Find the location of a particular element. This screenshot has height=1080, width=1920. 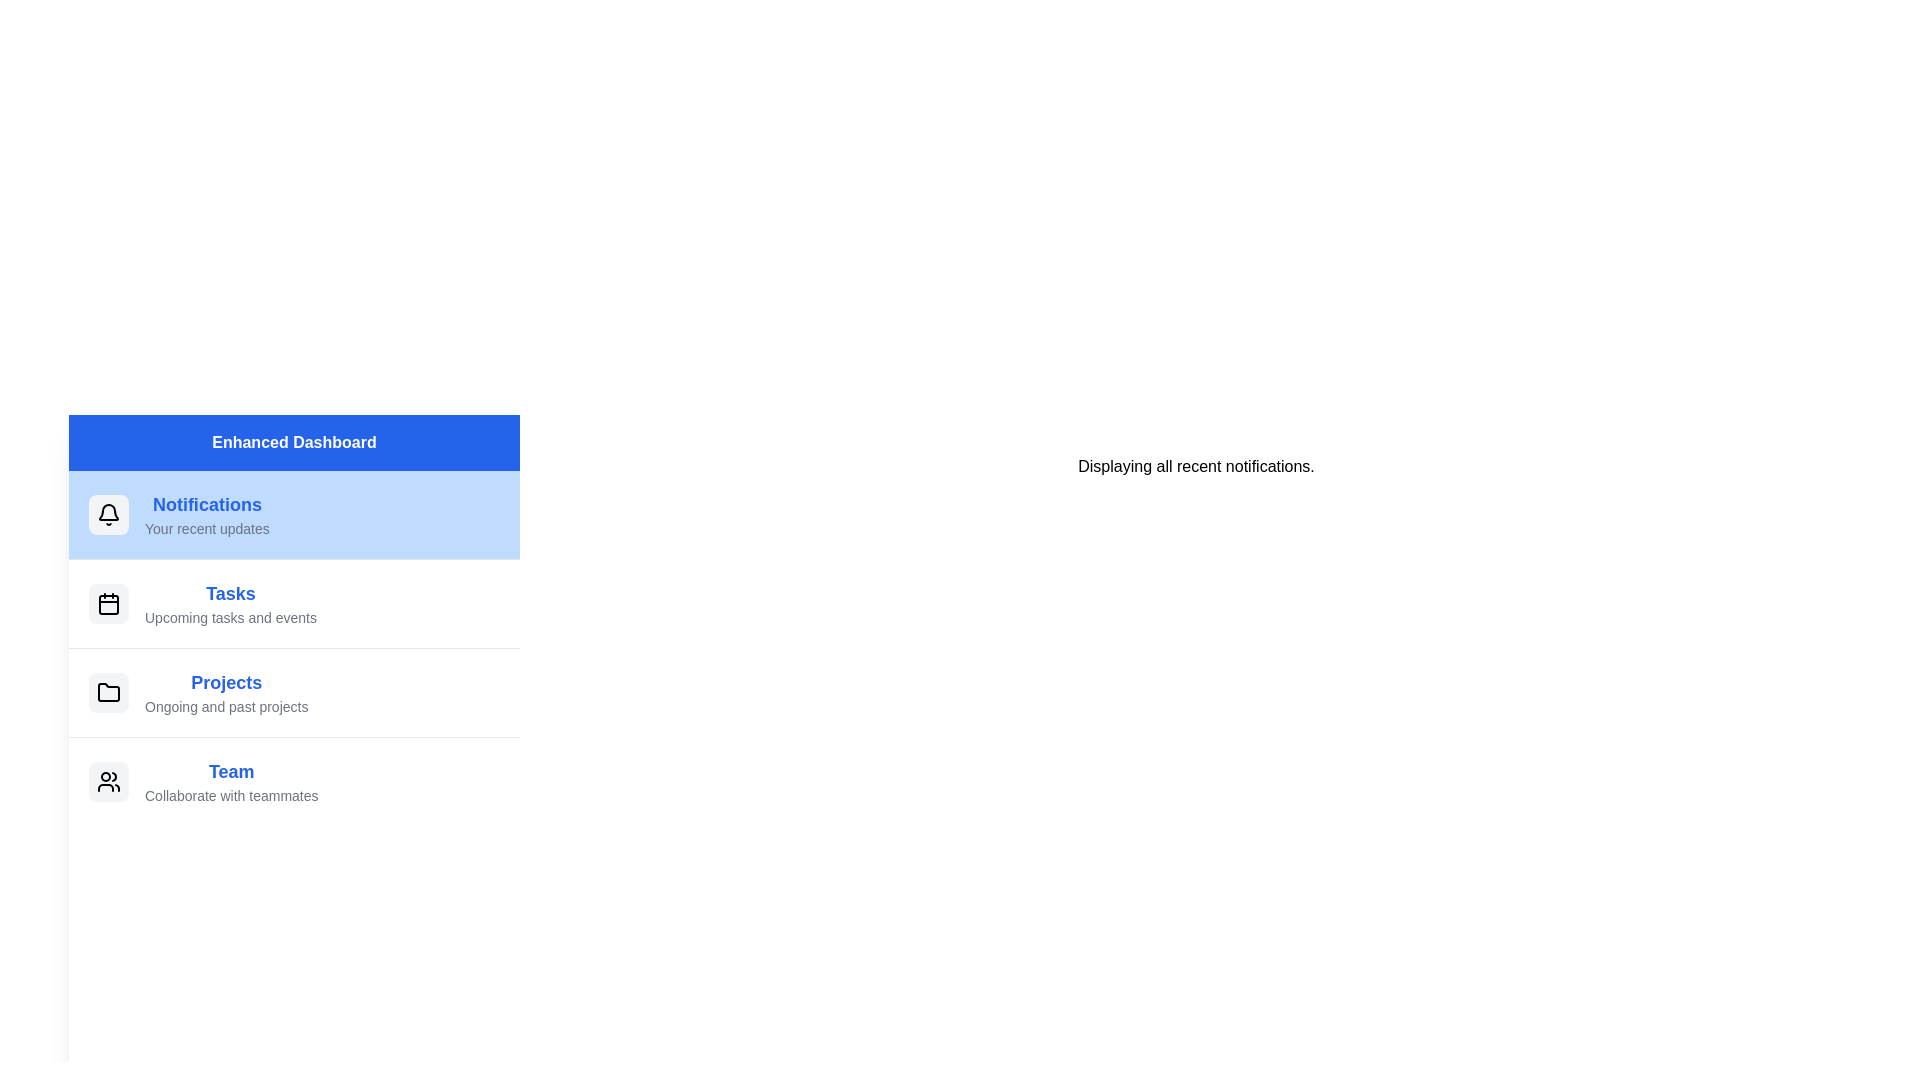

the menu item Team to switch the displayed content is located at coordinates (293, 780).